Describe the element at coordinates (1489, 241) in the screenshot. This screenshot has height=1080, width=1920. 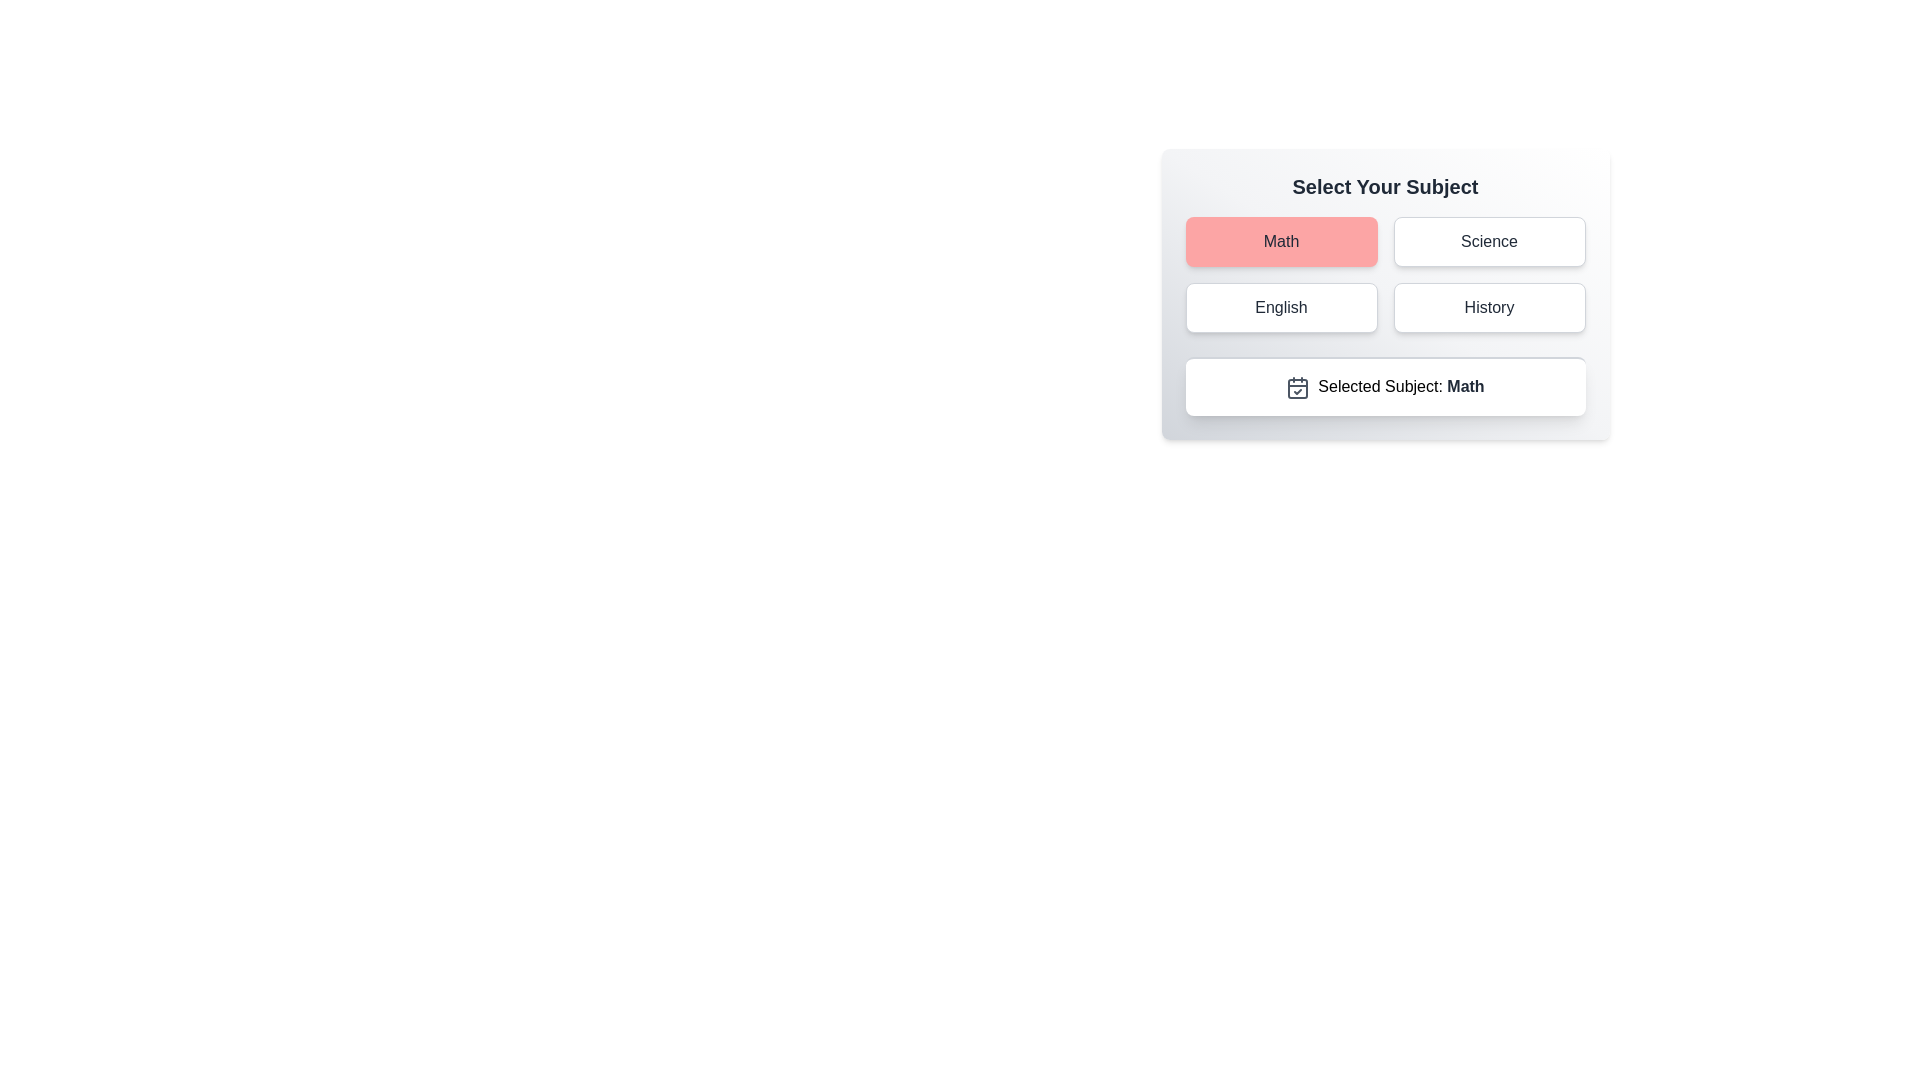
I see `the rectangular button labeled 'Science', which is the second button in the top row of the two-by-two grid layout` at that location.